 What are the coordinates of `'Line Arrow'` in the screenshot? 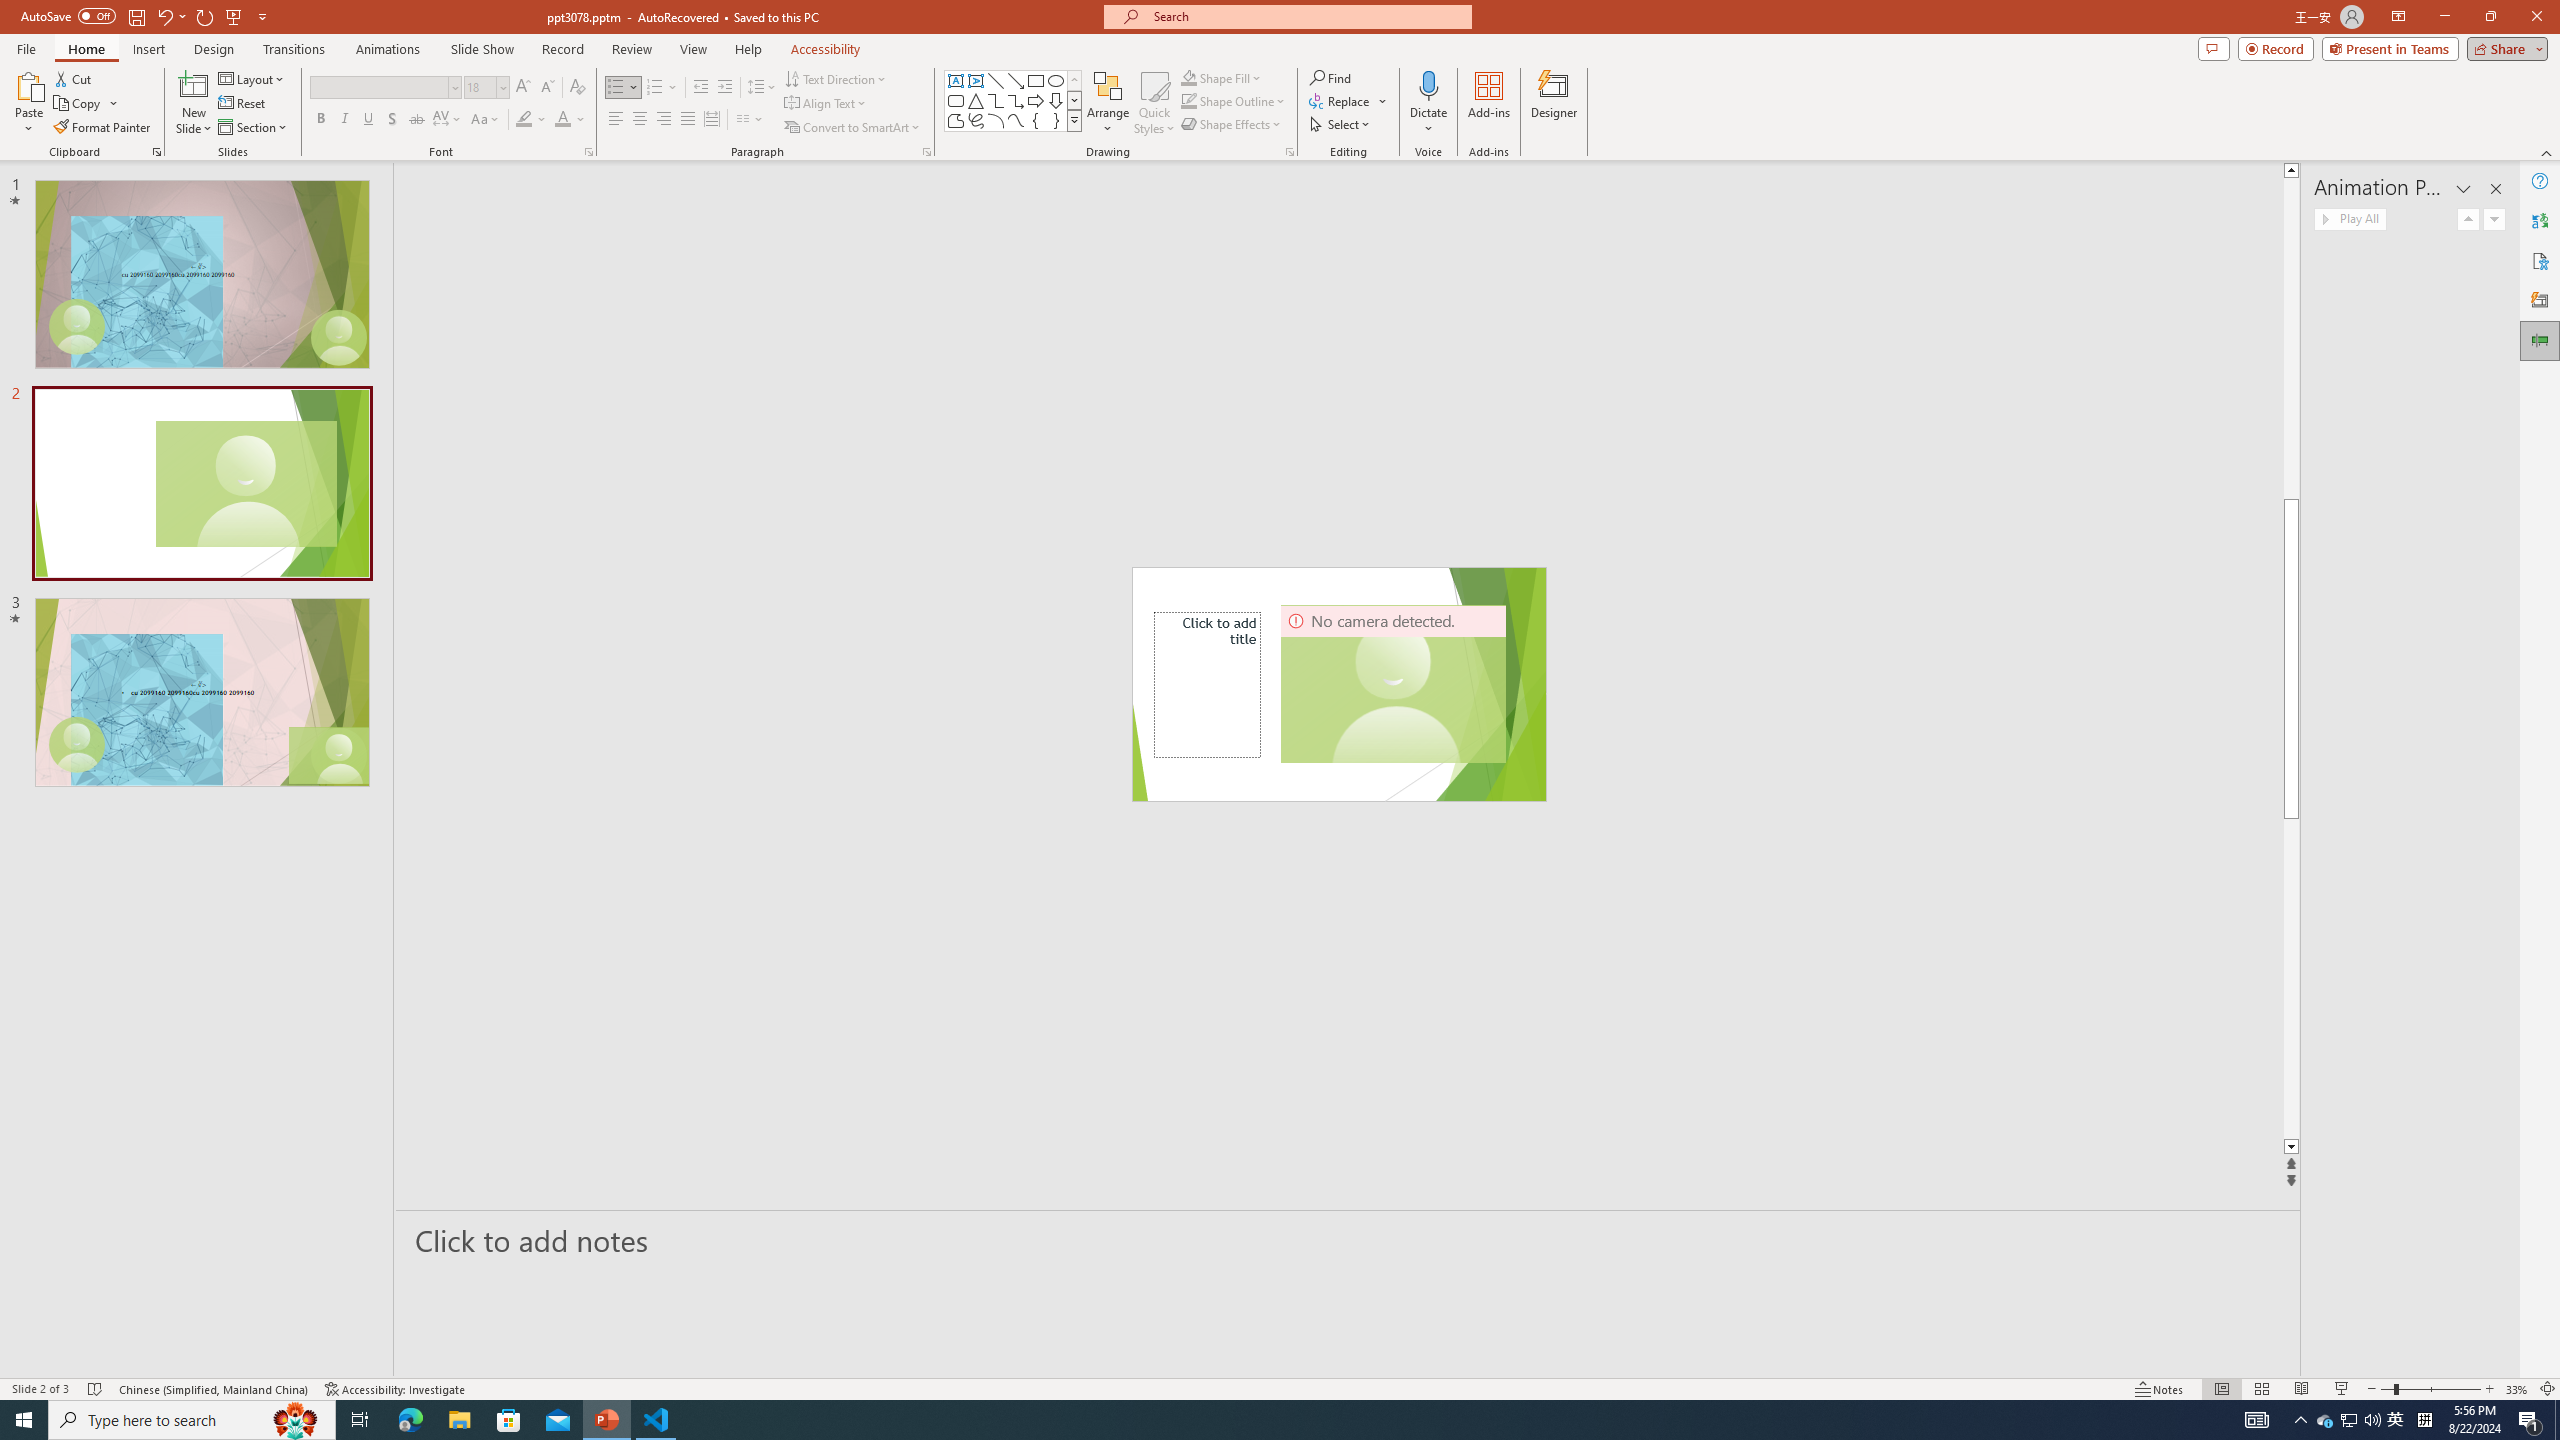 It's located at (1015, 80).